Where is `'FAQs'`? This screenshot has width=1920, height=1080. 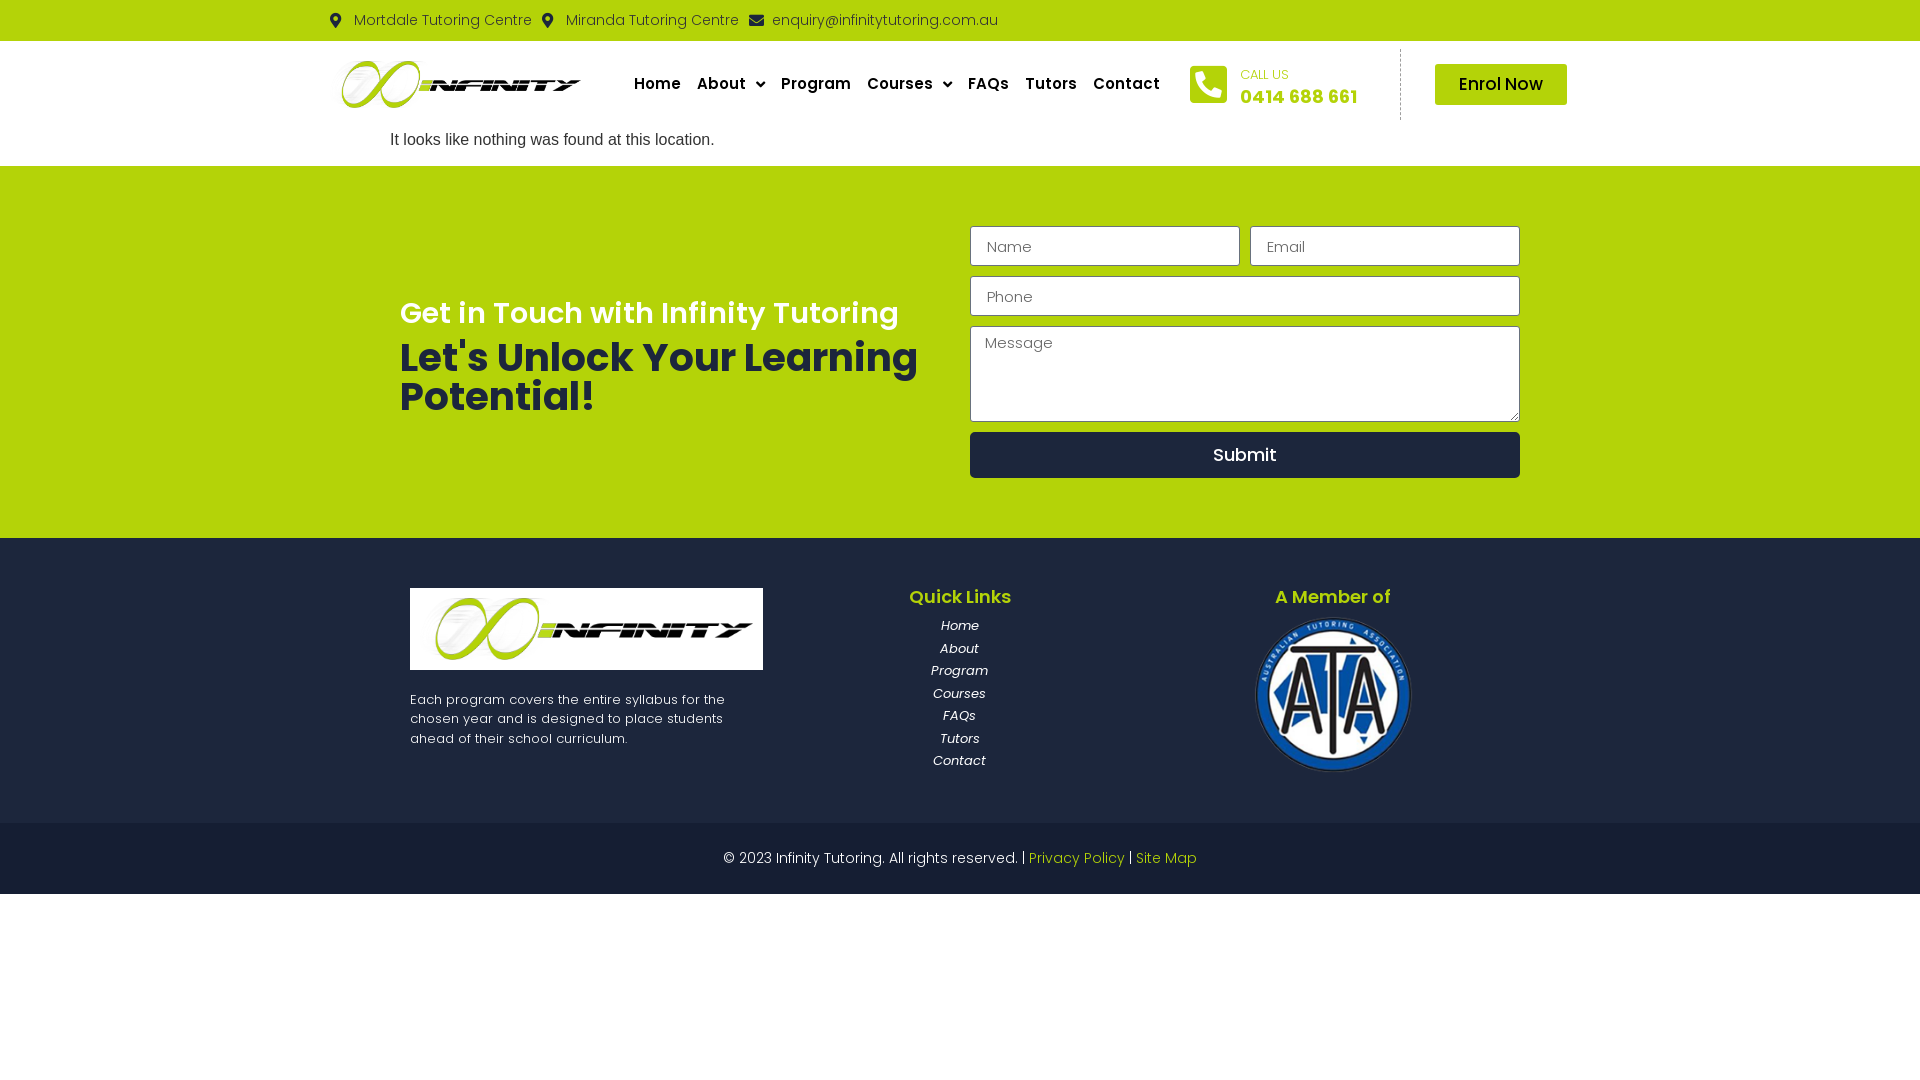 'FAQs' is located at coordinates (988, 83).